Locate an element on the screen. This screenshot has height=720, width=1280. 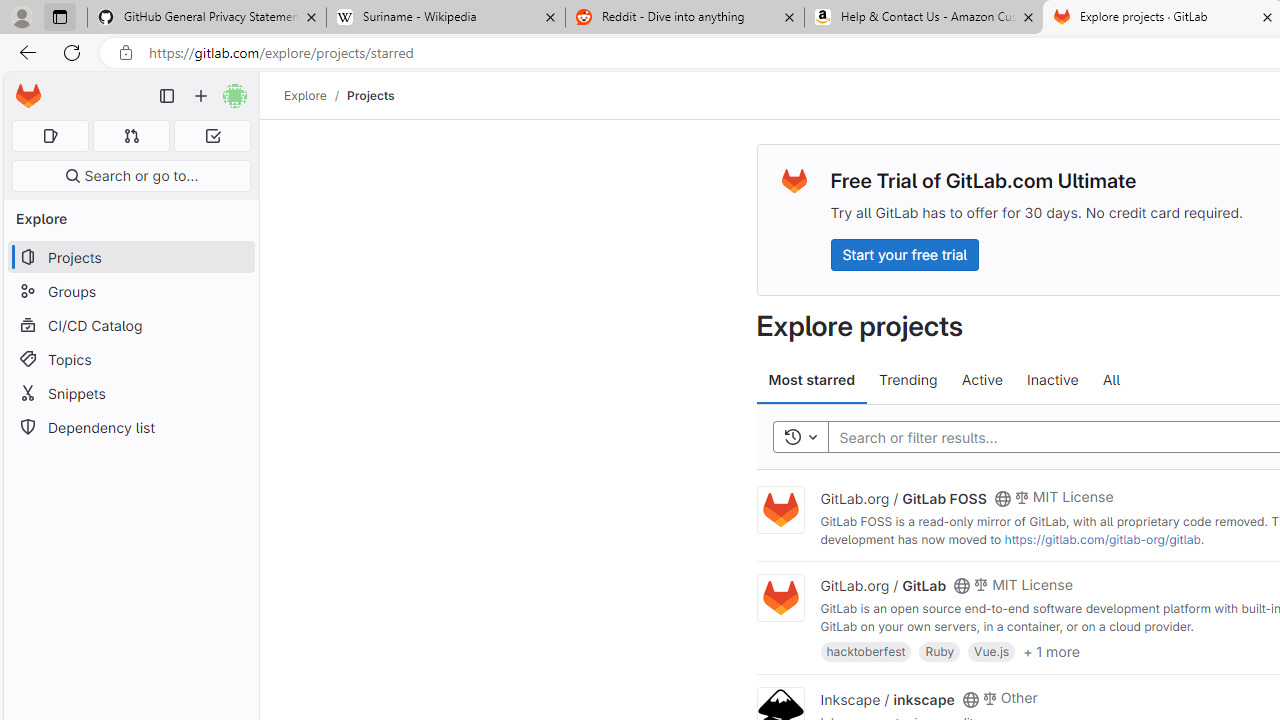
'Explore/' is located at coordinates (315, 95).